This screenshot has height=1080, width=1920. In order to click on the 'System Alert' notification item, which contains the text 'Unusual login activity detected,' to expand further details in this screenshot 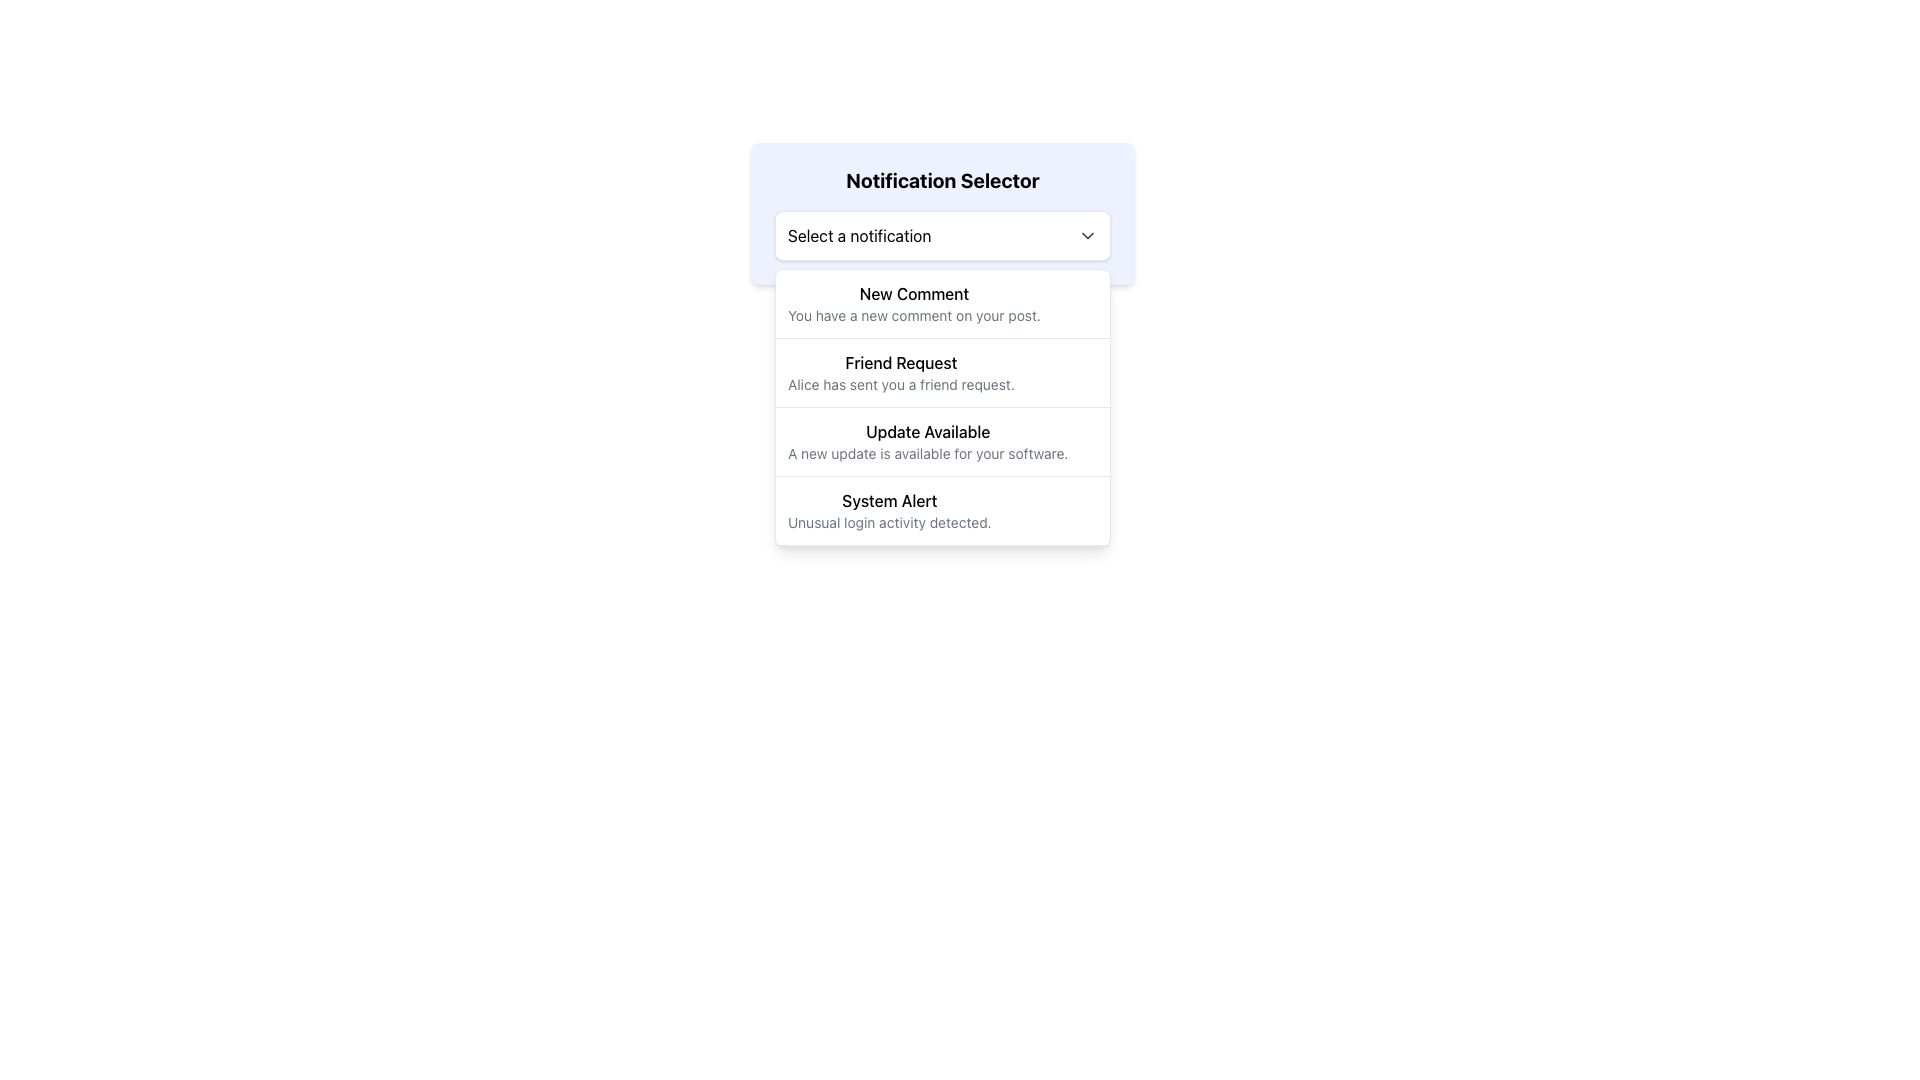, I will do `click(941, 510)`.